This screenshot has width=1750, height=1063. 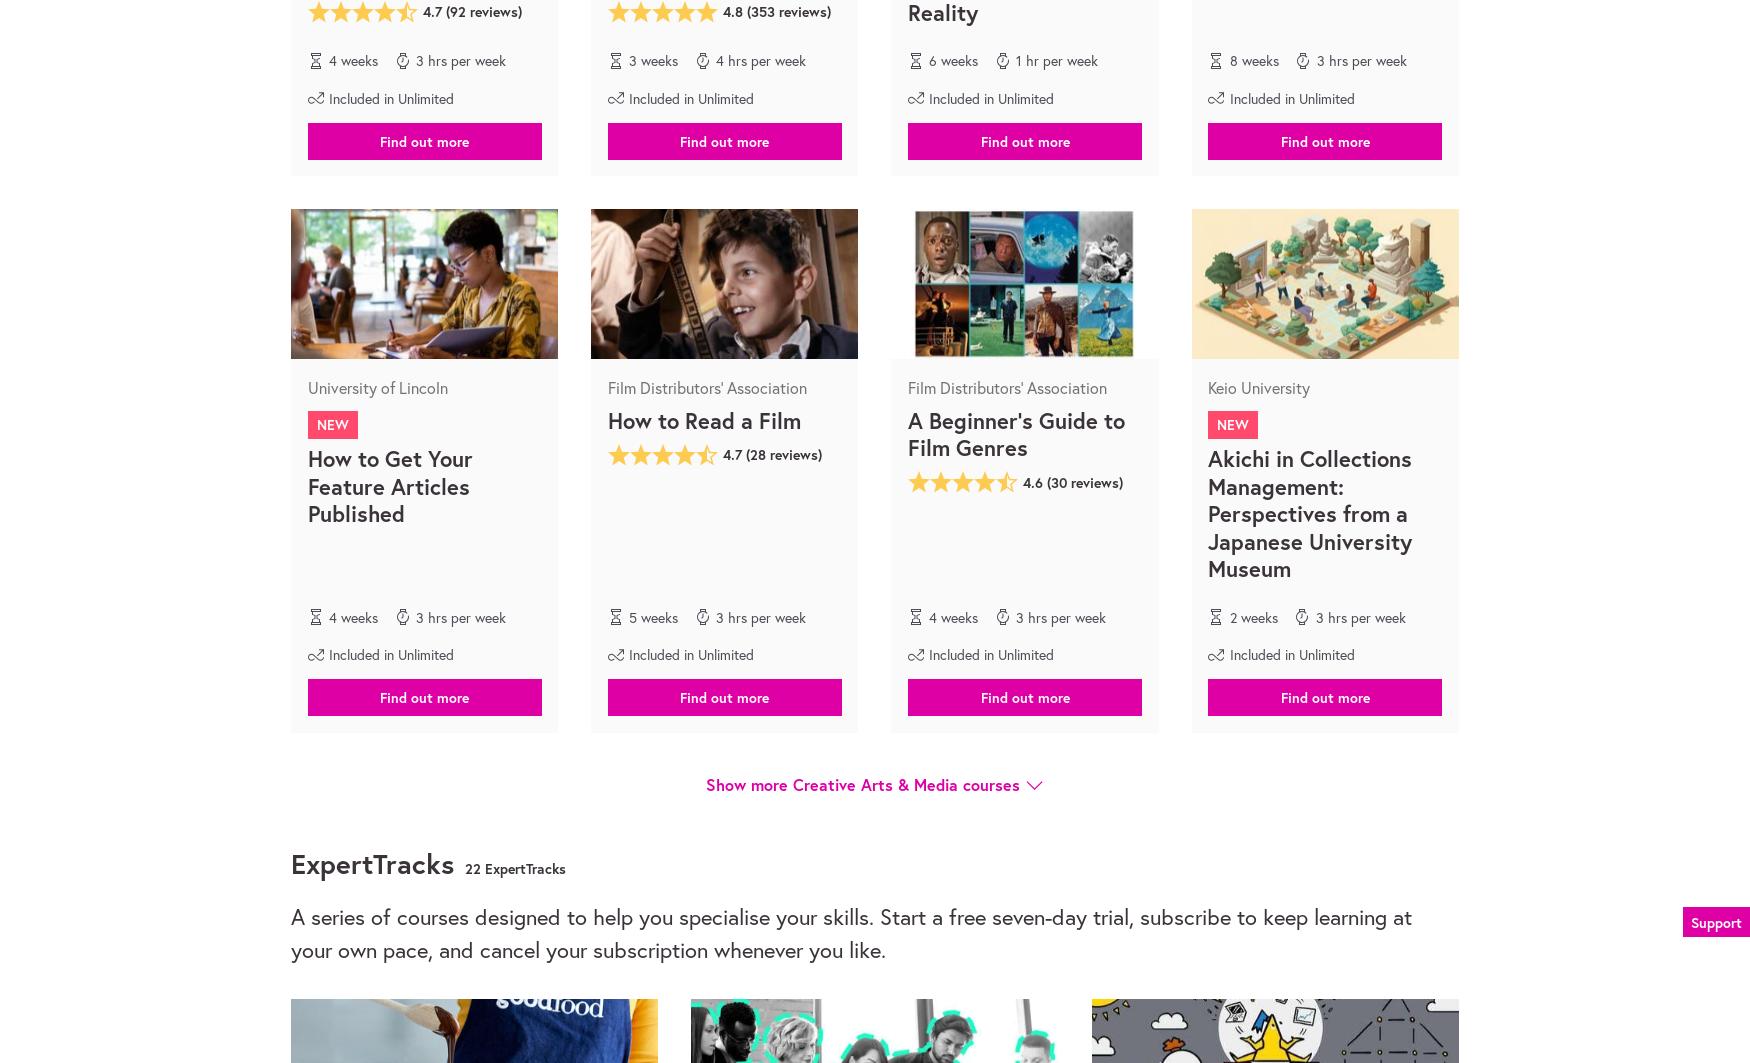 What do you see at coordinates (652, 615) in the screenshot?
I see `'5 weeks'` at bounding box center [652, 615].